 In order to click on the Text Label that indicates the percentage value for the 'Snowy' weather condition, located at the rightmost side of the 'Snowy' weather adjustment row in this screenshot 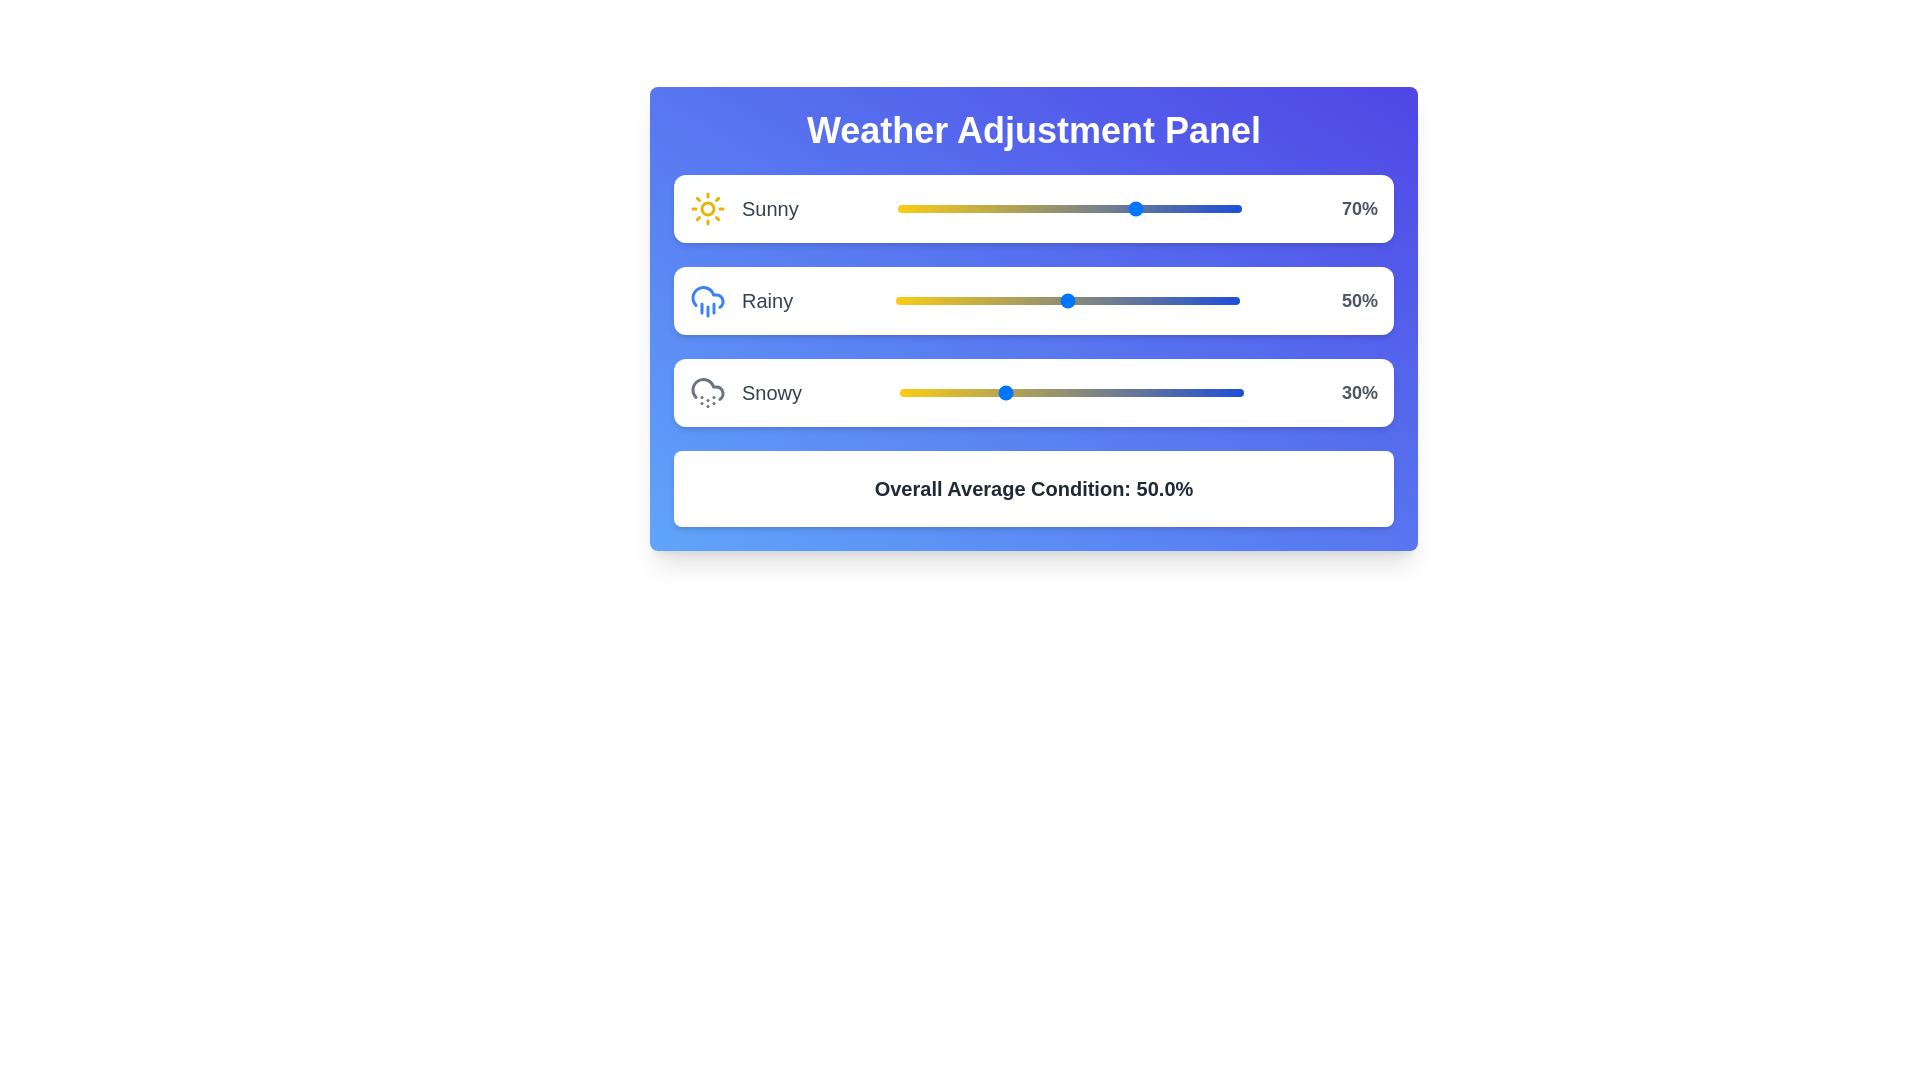, I will do `click(1359, 393)`.